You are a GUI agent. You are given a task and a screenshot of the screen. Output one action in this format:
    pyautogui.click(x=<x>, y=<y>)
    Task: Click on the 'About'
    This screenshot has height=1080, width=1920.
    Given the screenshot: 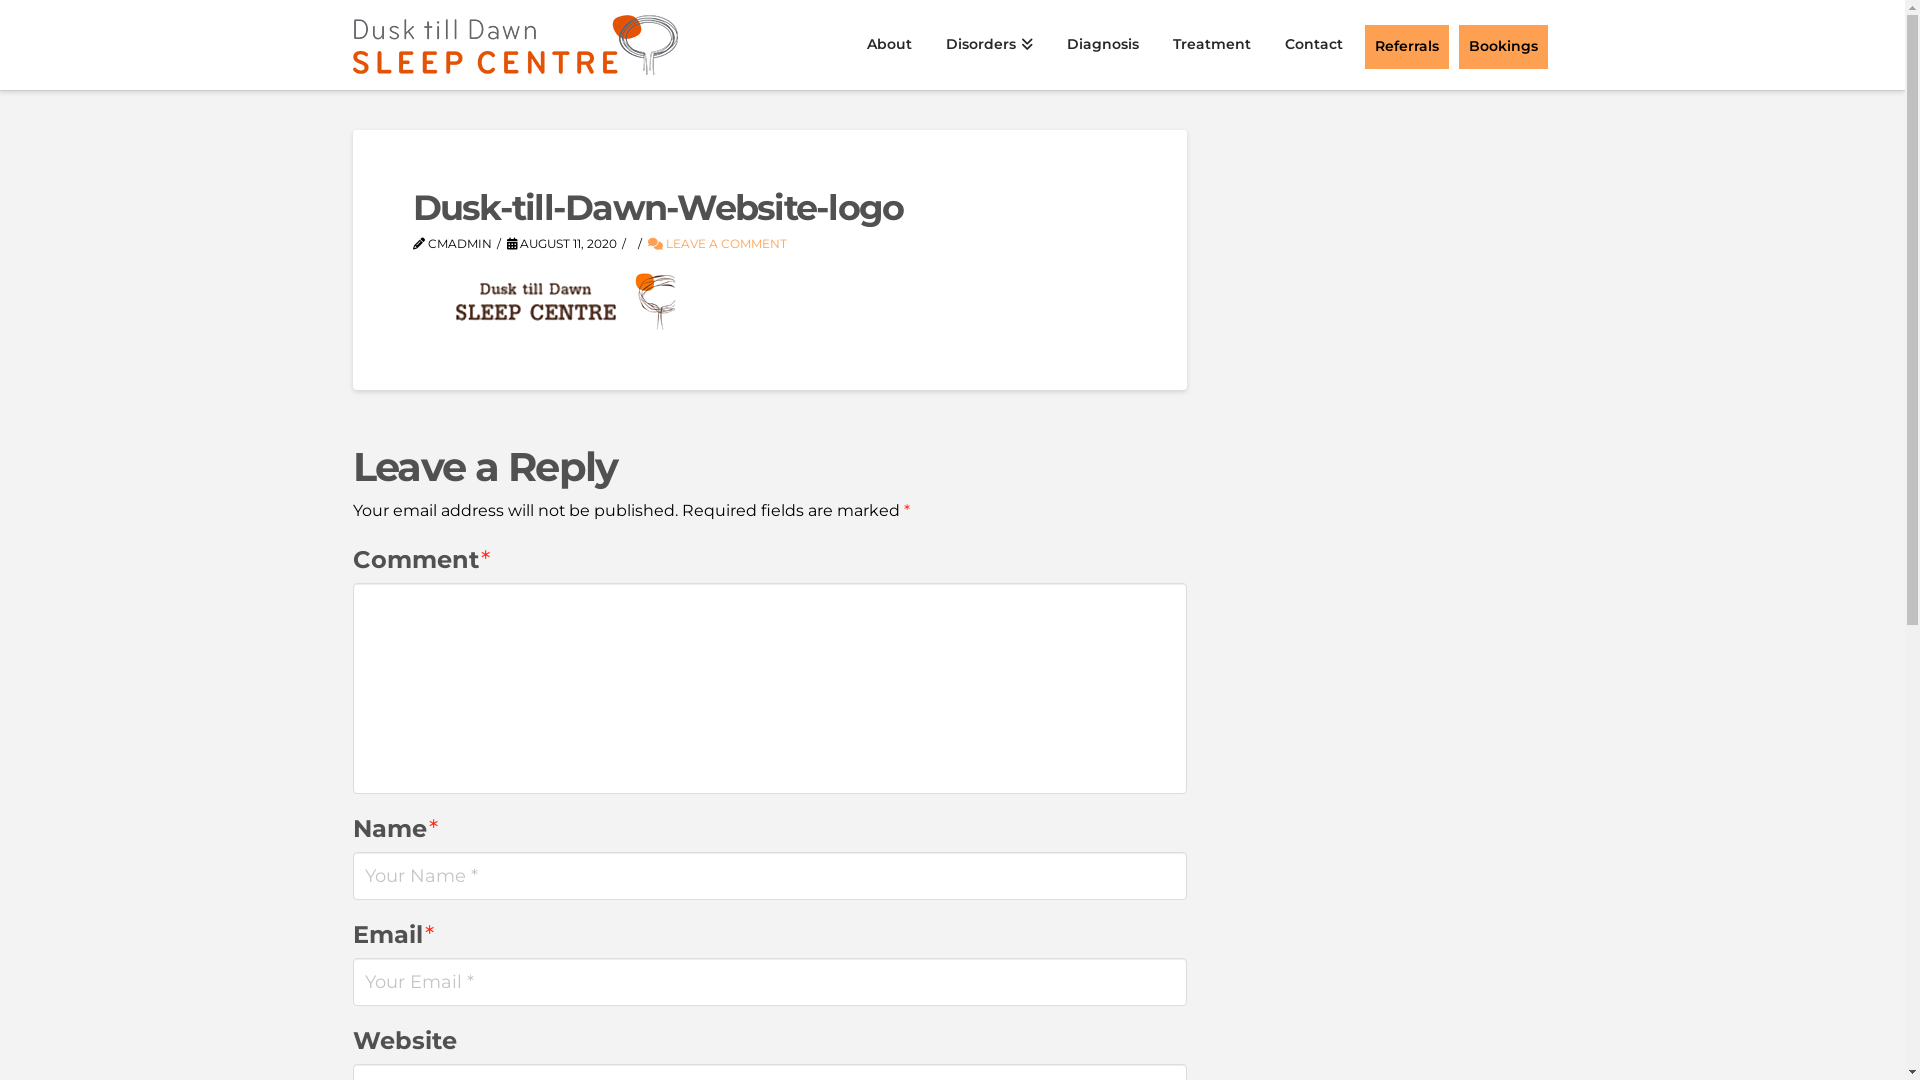 What is the action you would take?
    pyautogui.click(x=849, y=45)
    